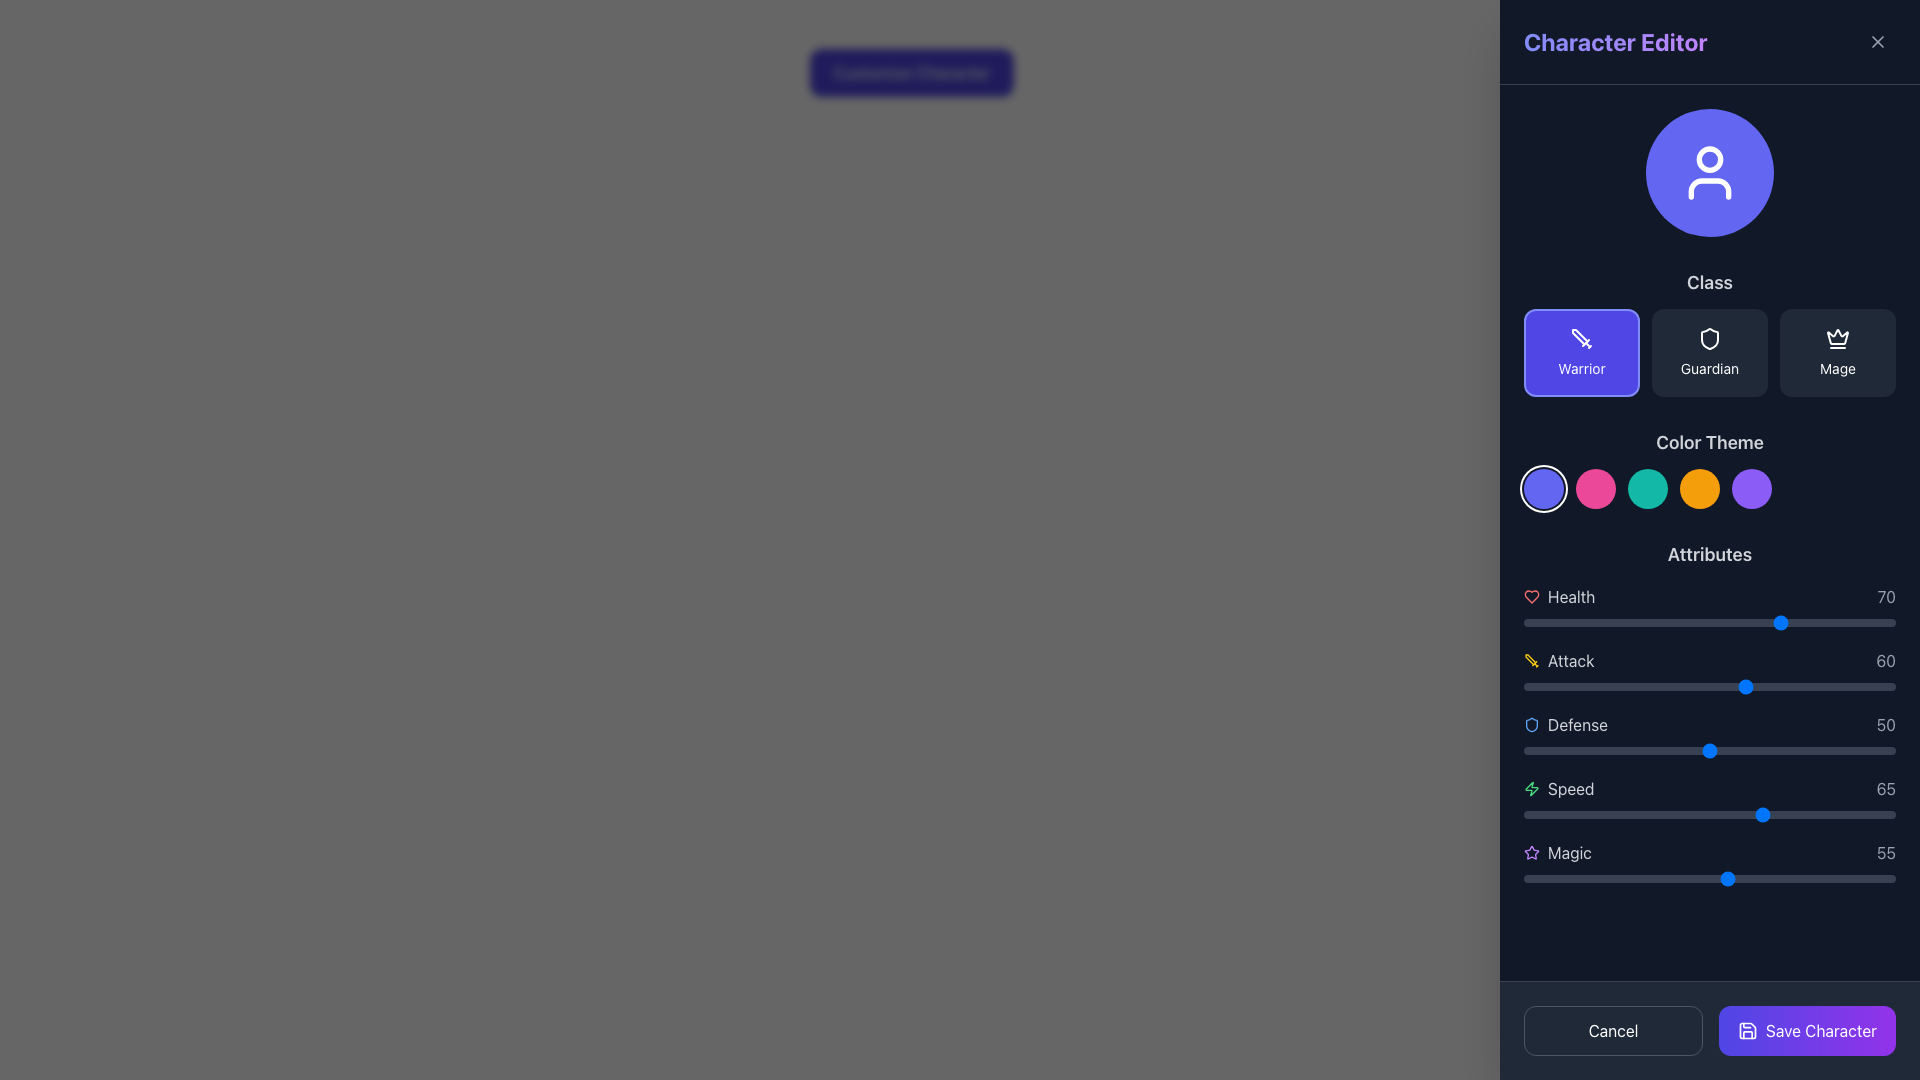  Describe the element at coordinates (1708, 352) in the screenshot. I see `the 'Guardian' class selection button, which is the second in a row of three buttons labeled 'Warrior,' 'Guardian,' and 'Mage' in the character customization interface` at that location.